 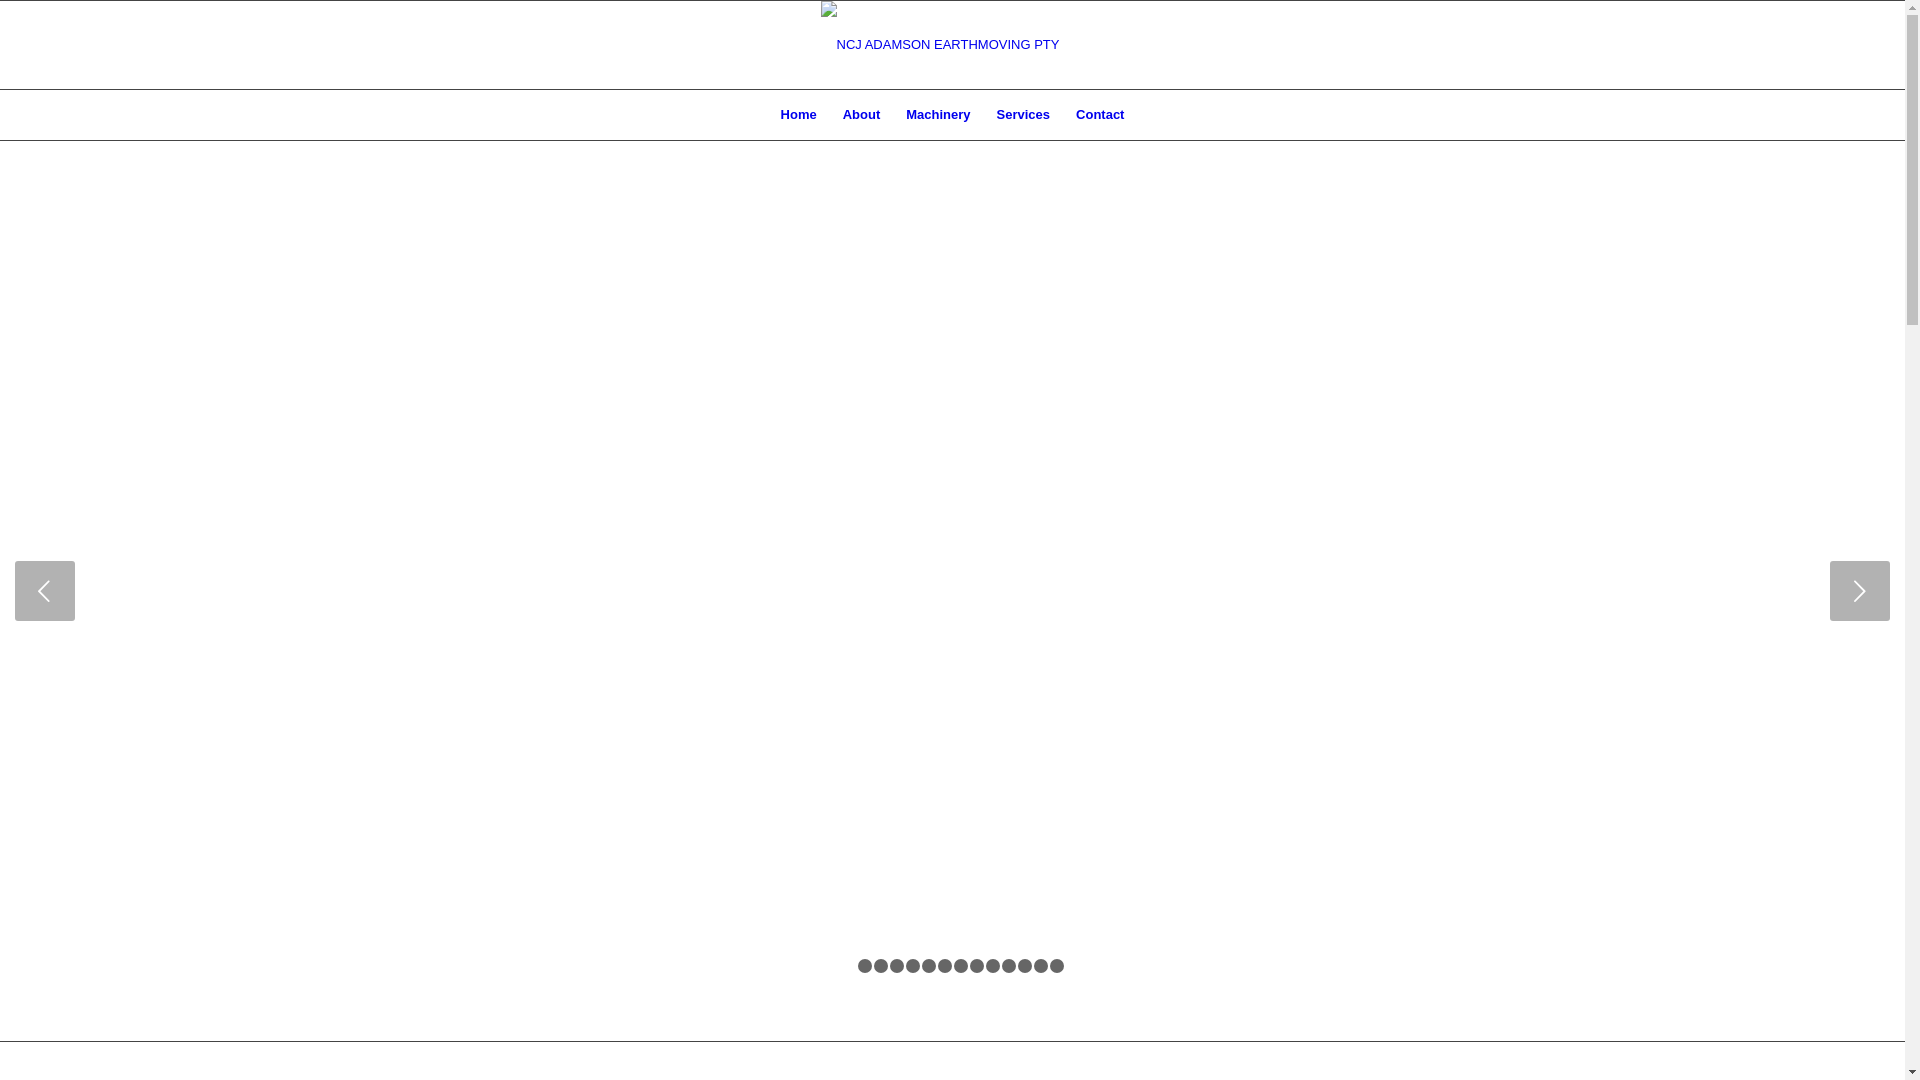 What do you see at coordinates (936, 115) in the screenshot?
I see `'Machinery'` at bounding box center [936, 115].